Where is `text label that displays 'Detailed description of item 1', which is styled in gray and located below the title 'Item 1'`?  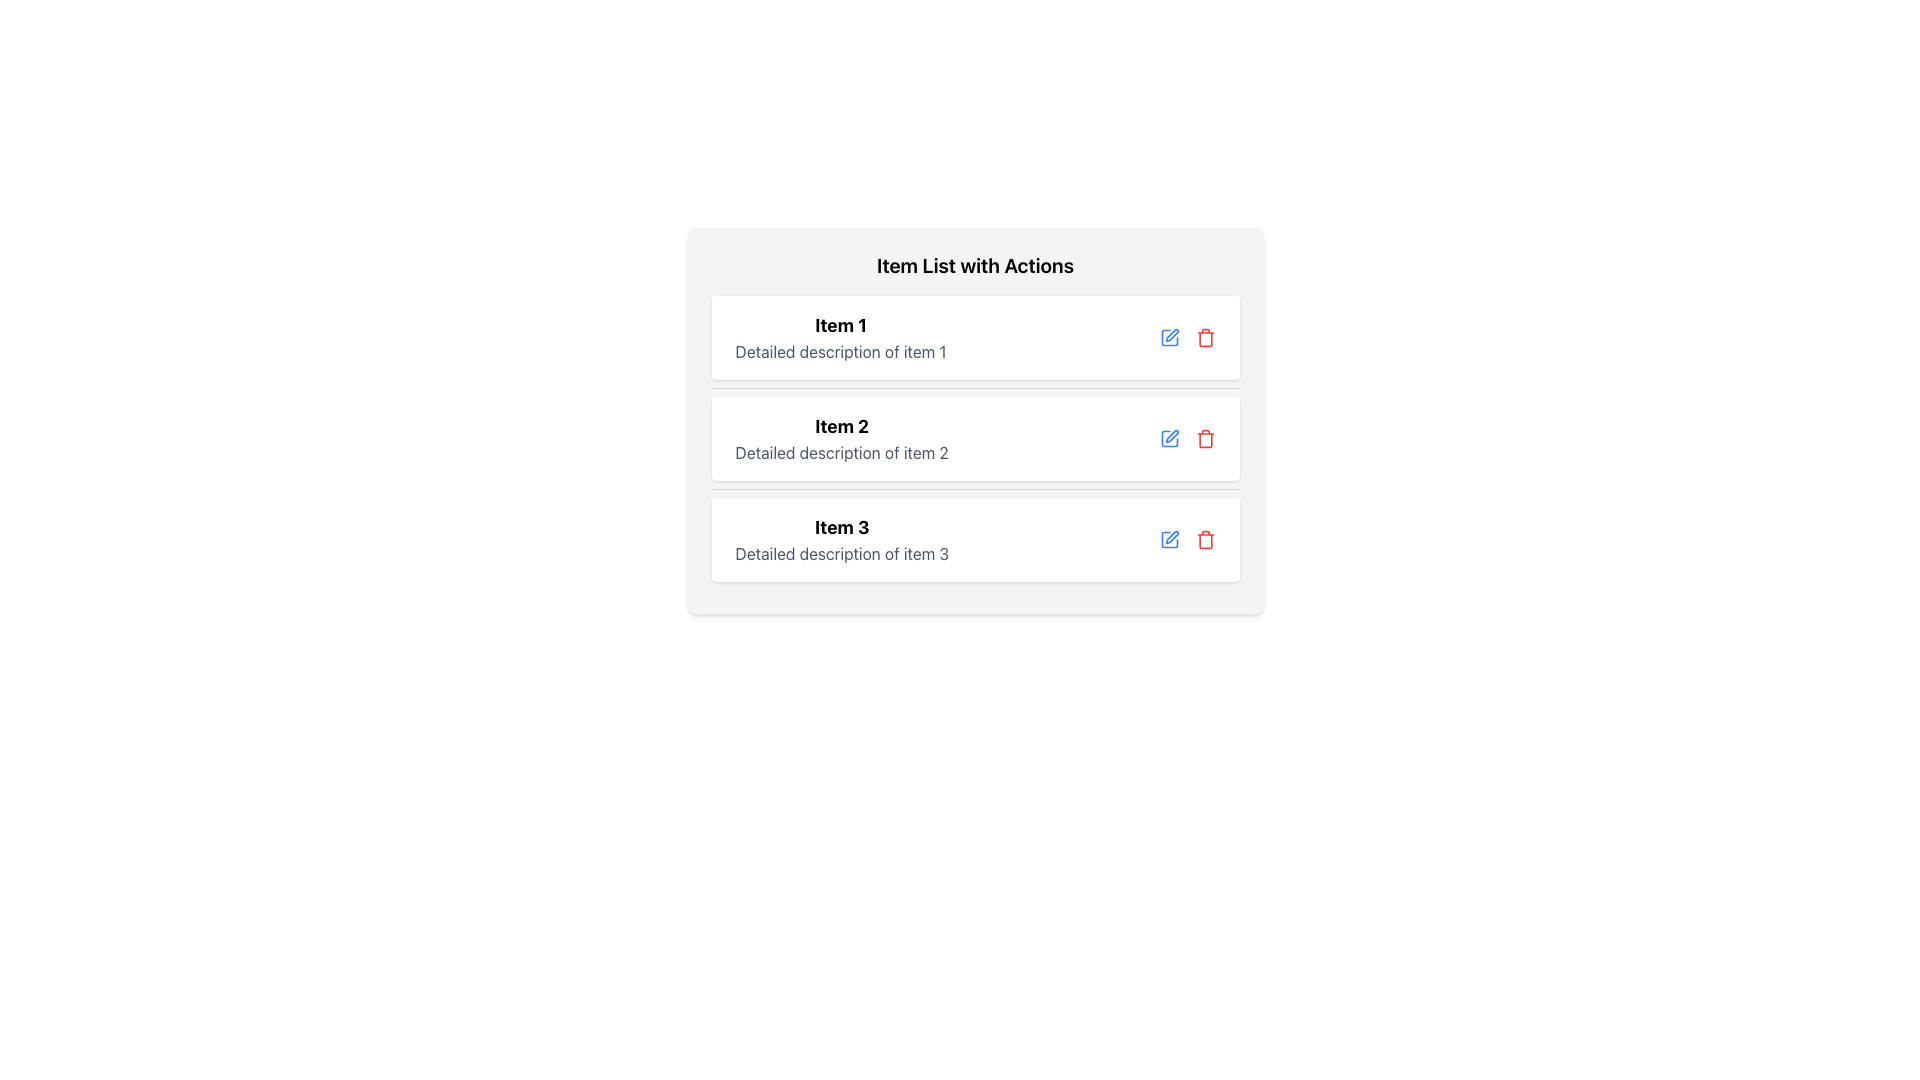
text label that displays 'Detailed description of item 1', which is styled in gray and located below the title 'Item 1' is located at coordinates (840, 350).